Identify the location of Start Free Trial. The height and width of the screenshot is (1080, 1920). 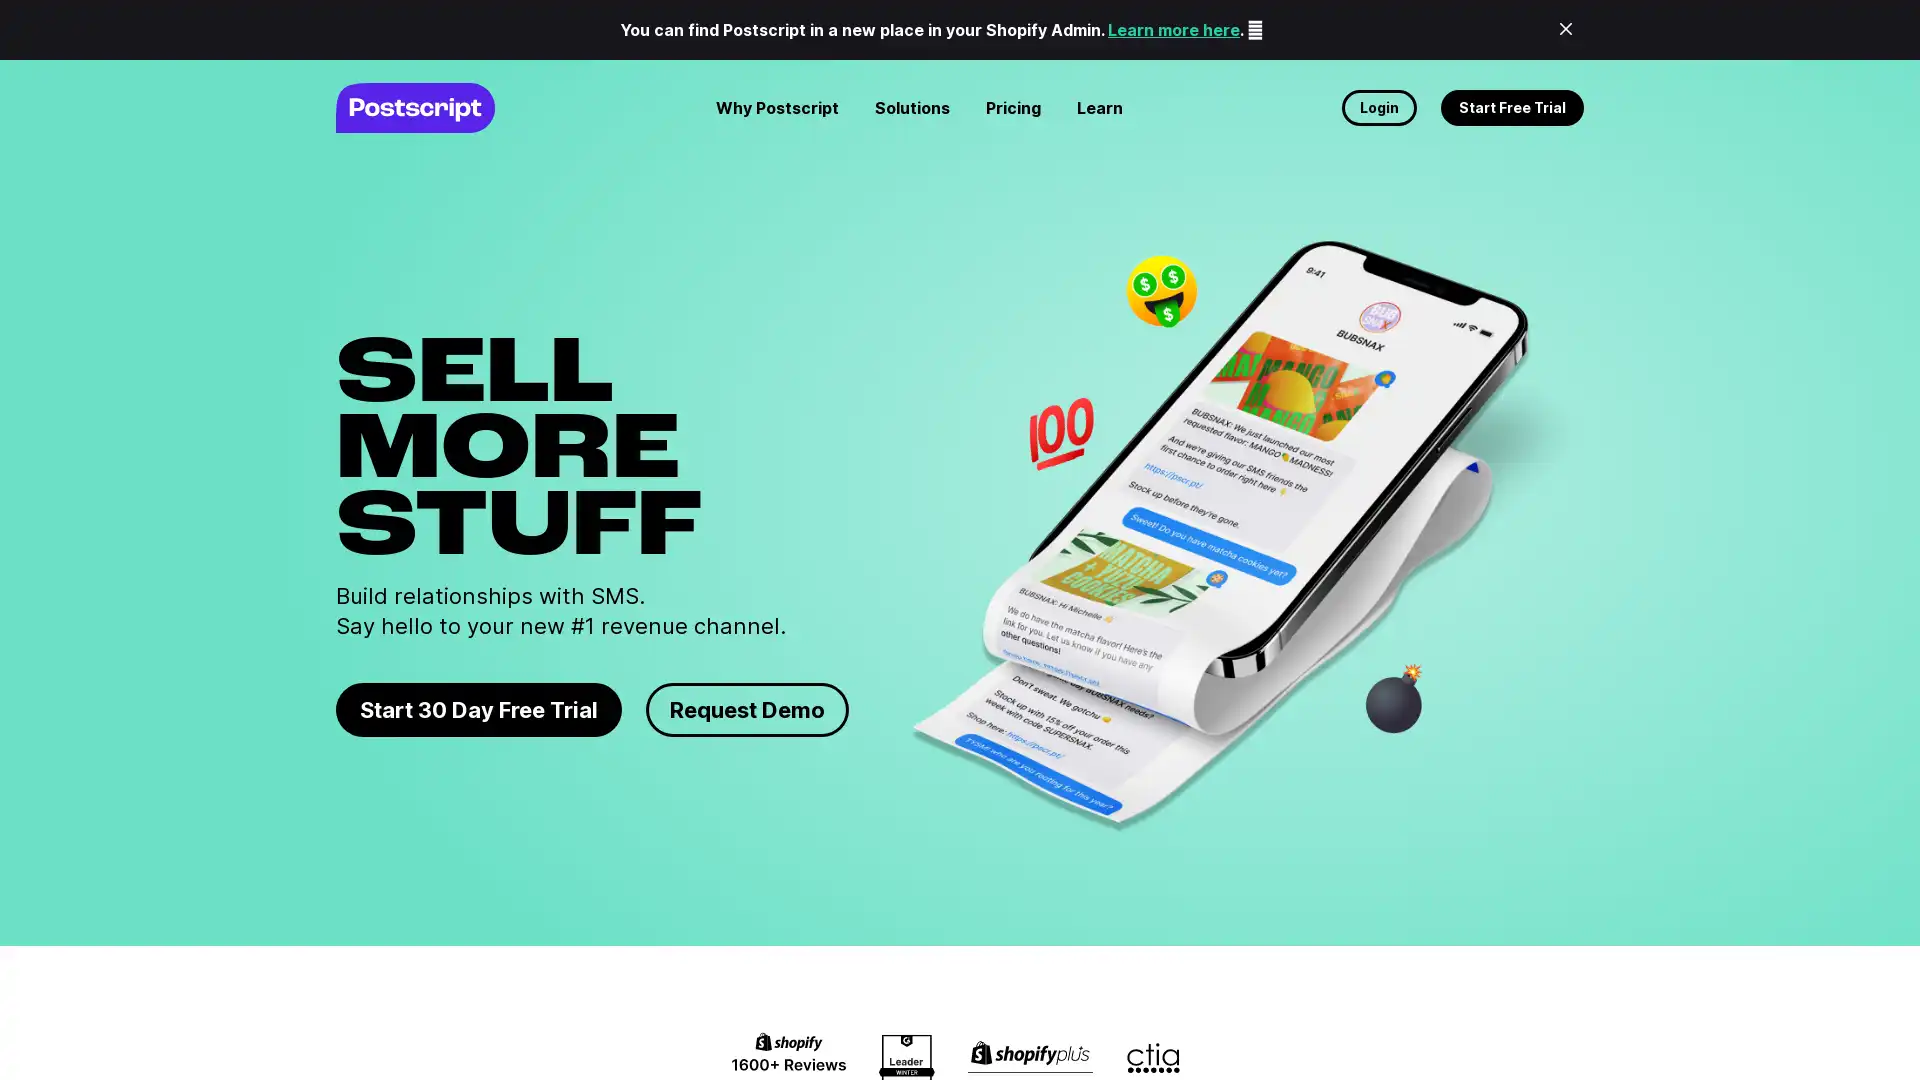
(1512, 107).